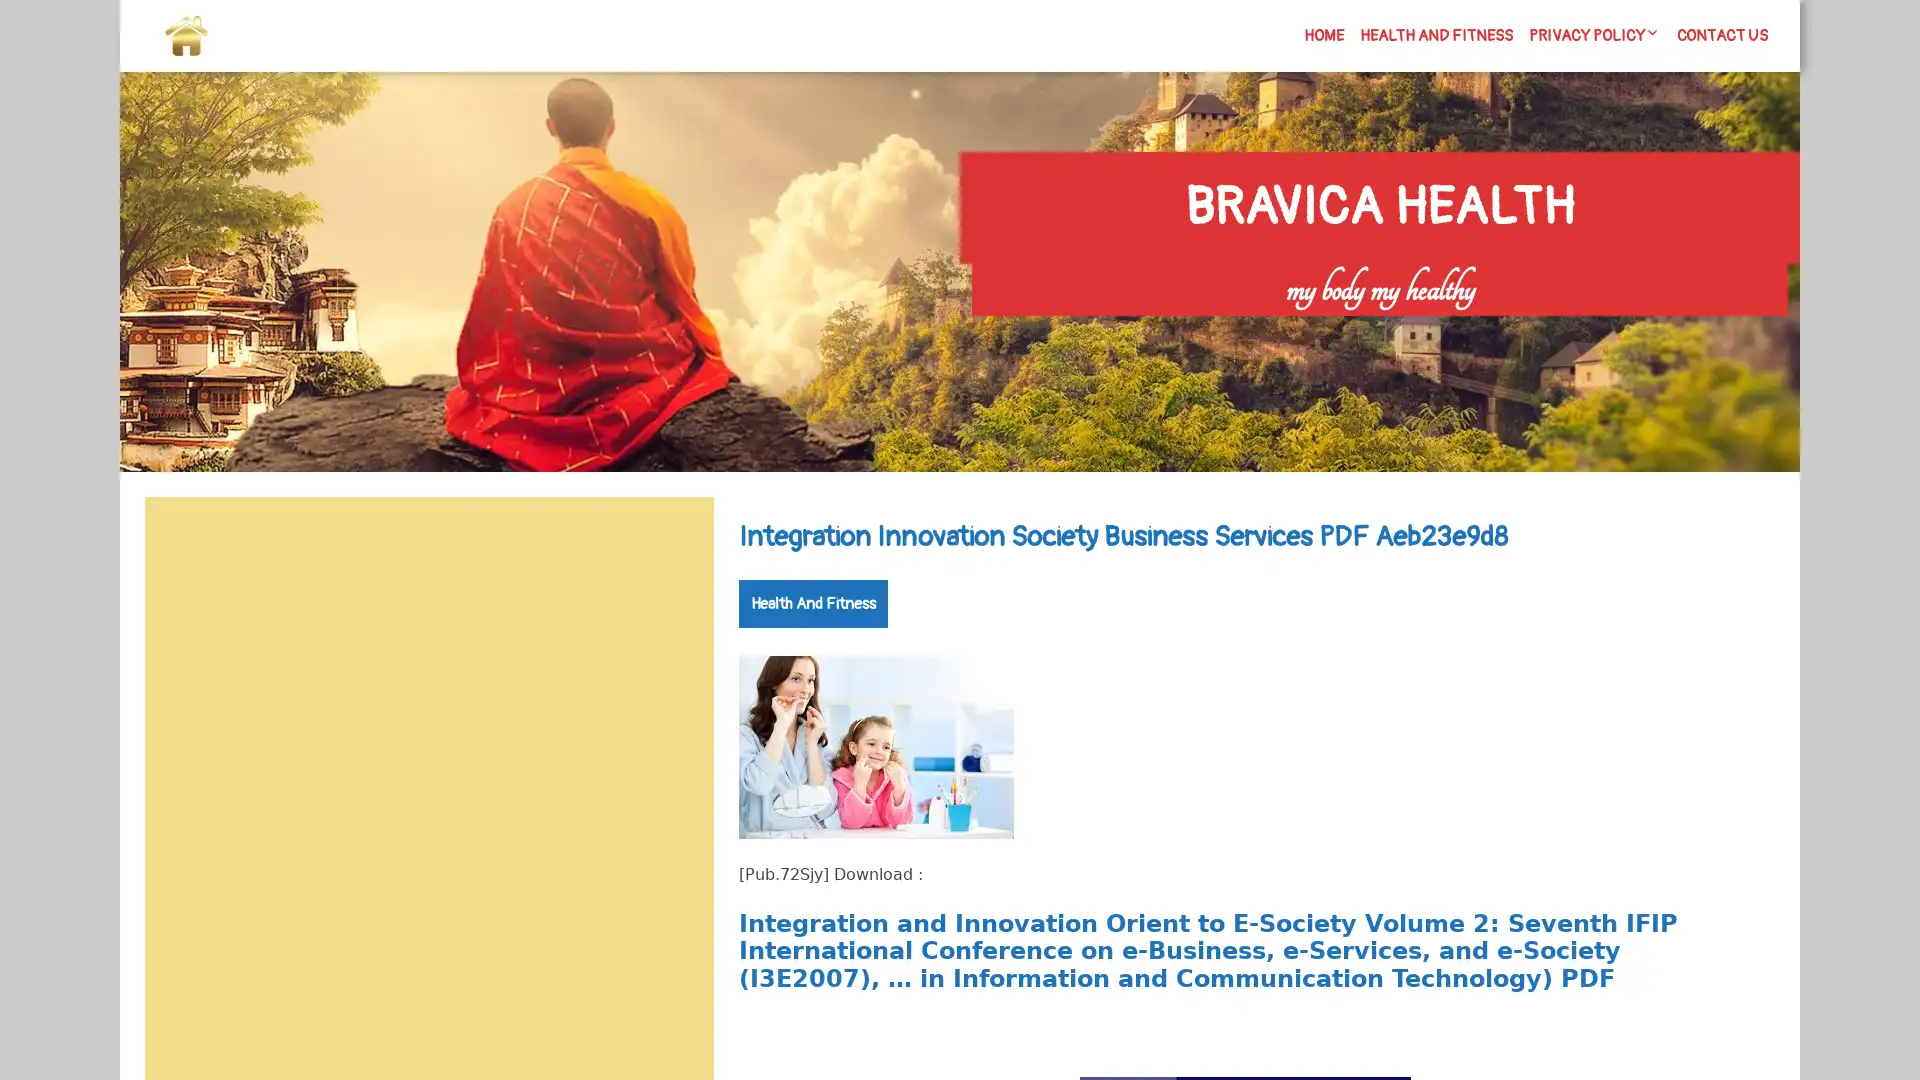 Image resolution: width=1920 pixels, height=1080 pixels. What do you see at coordinates (1557, 327) in the screenshot?
I see `Search` at bounding box center [1557, 327].